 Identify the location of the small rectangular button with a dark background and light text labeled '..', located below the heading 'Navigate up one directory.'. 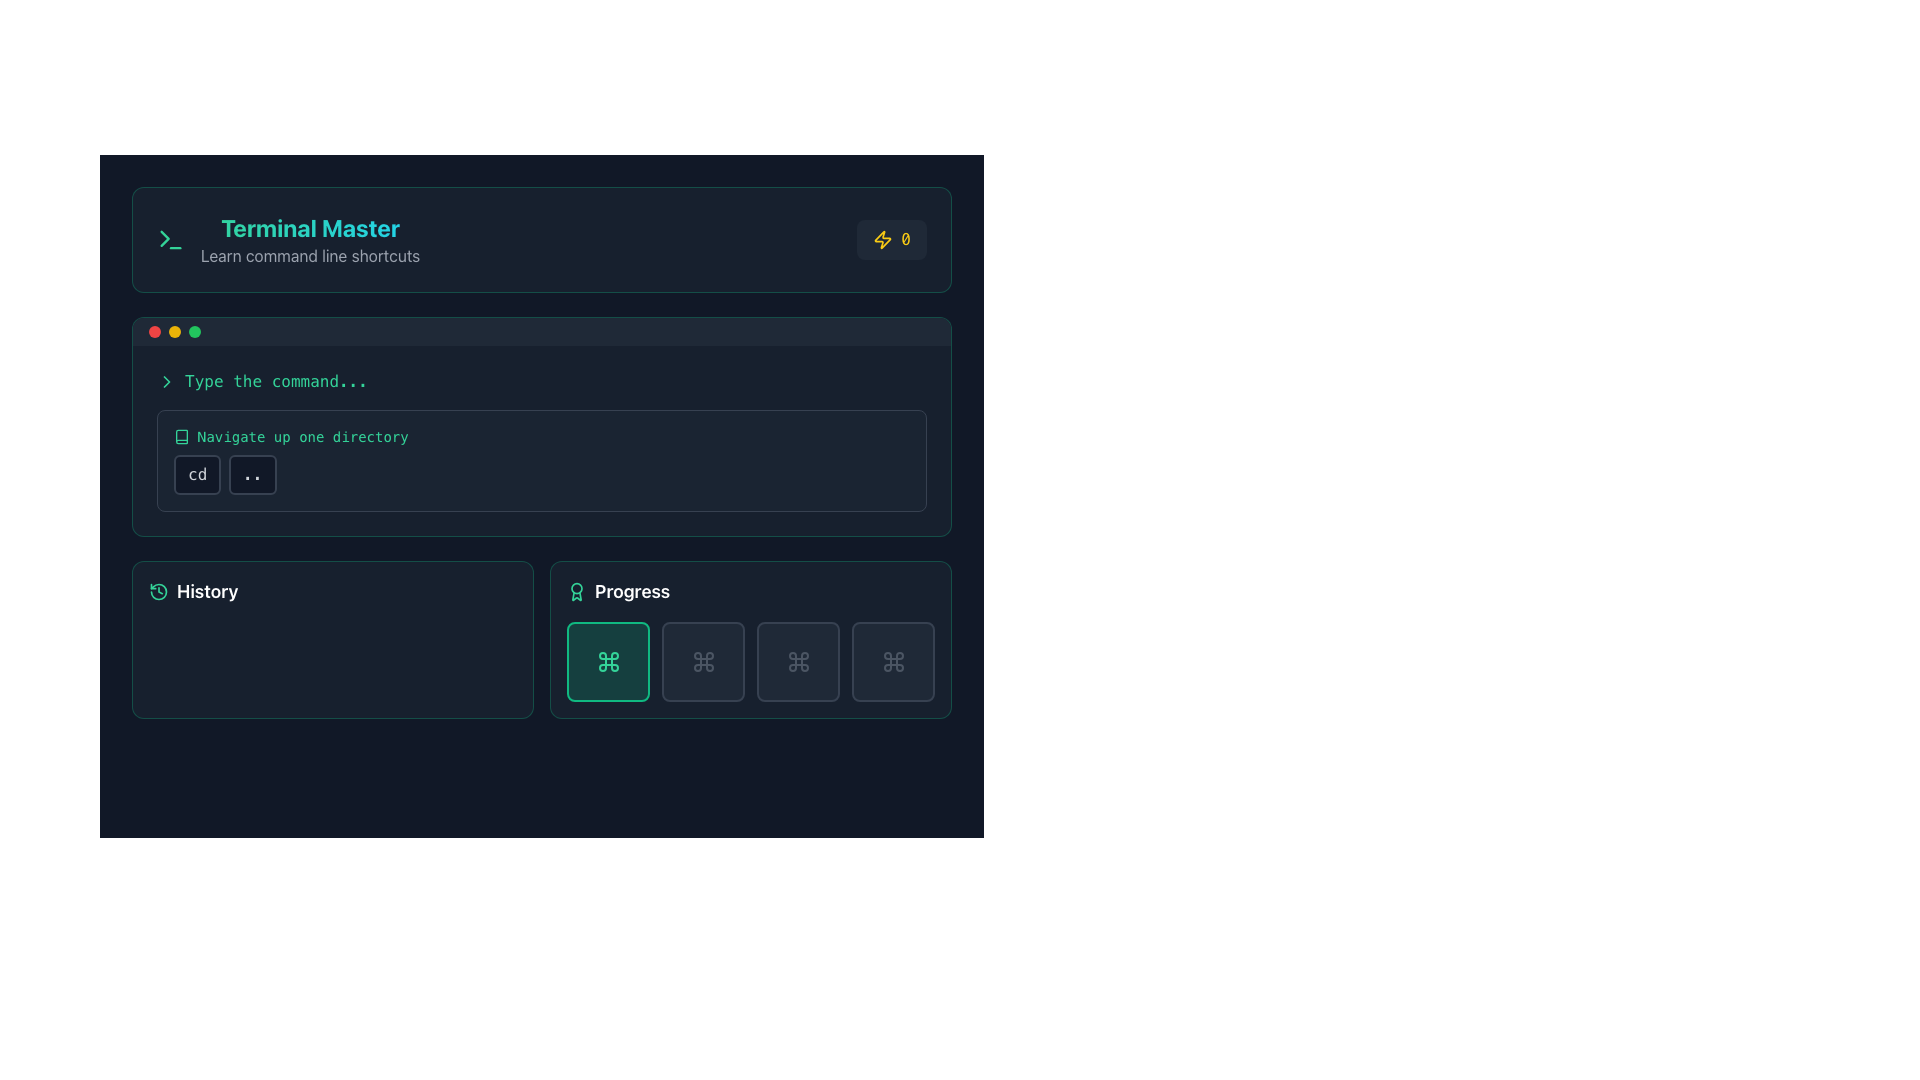
(251, 474).